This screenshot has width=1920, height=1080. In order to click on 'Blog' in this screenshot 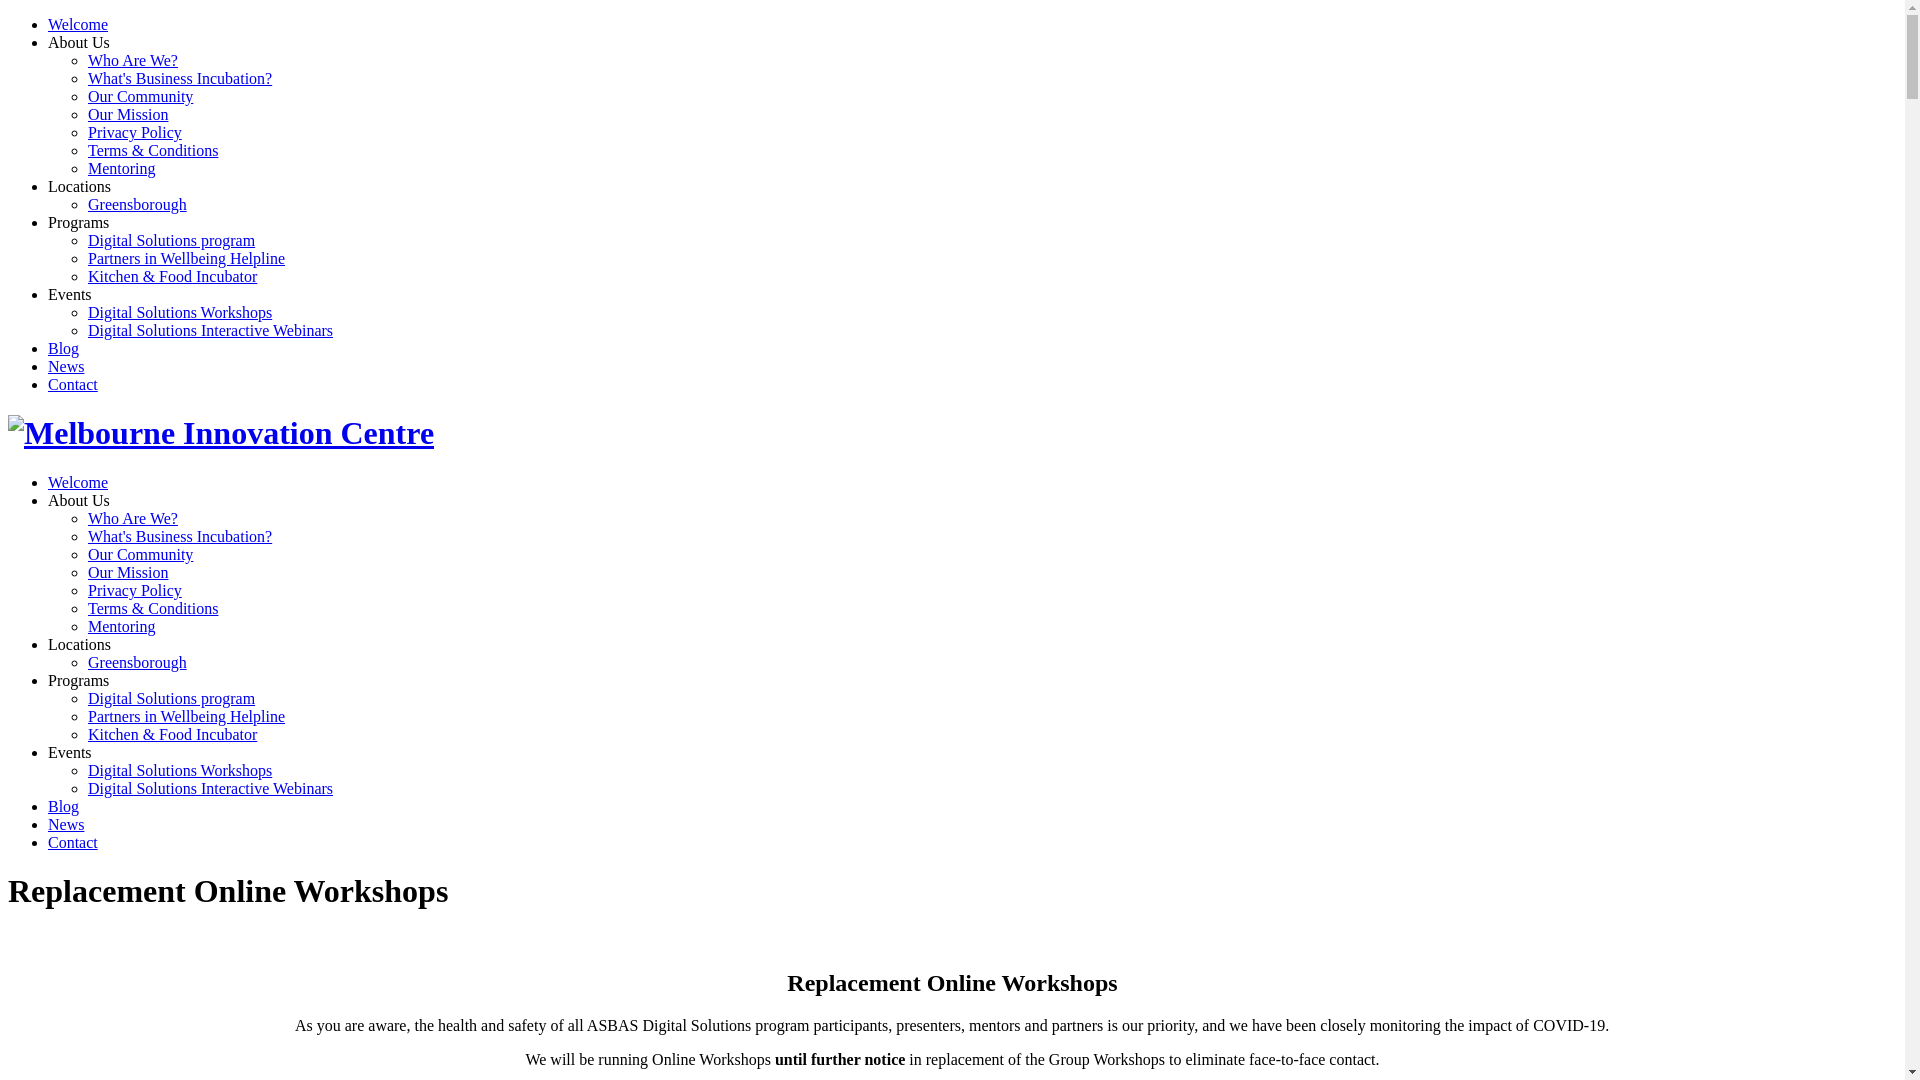, I will do `click(48, 347)`.